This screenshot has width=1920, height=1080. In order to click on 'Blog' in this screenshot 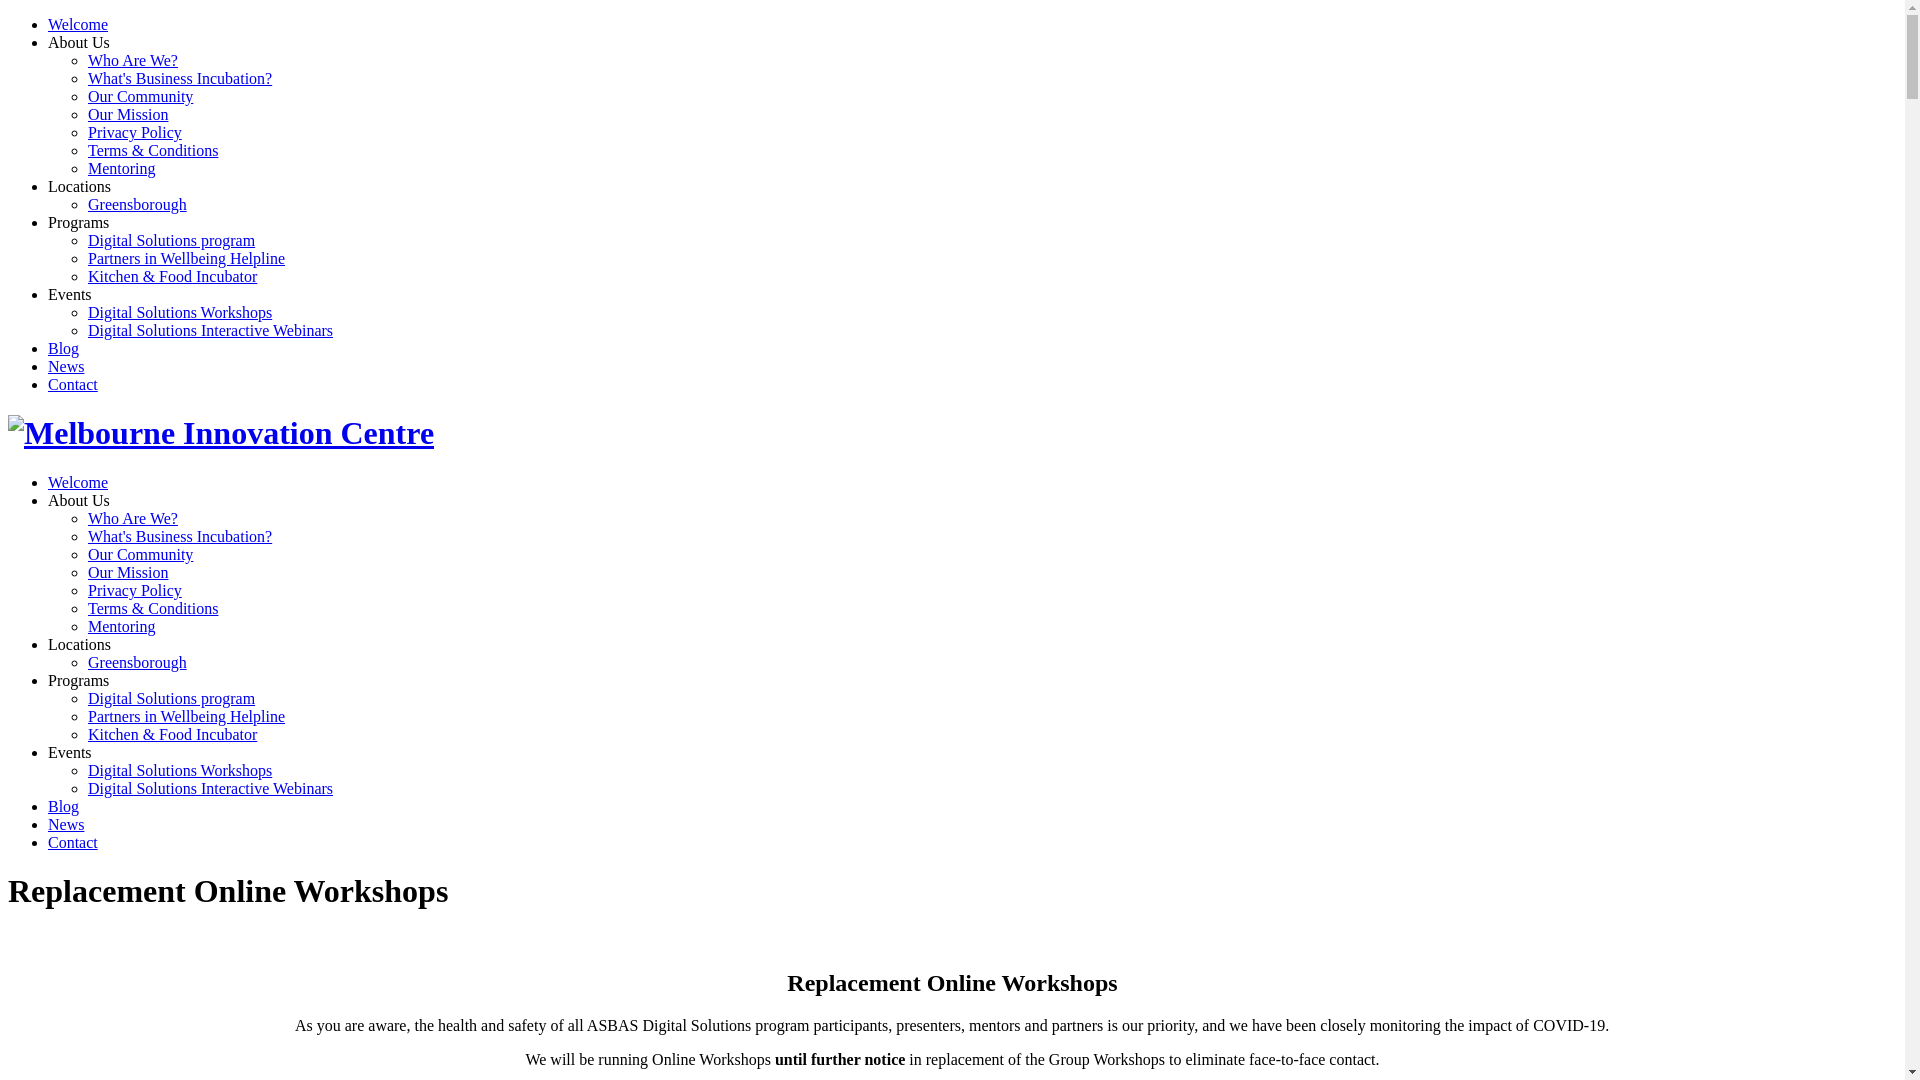, I will do `click(48, 347)`.